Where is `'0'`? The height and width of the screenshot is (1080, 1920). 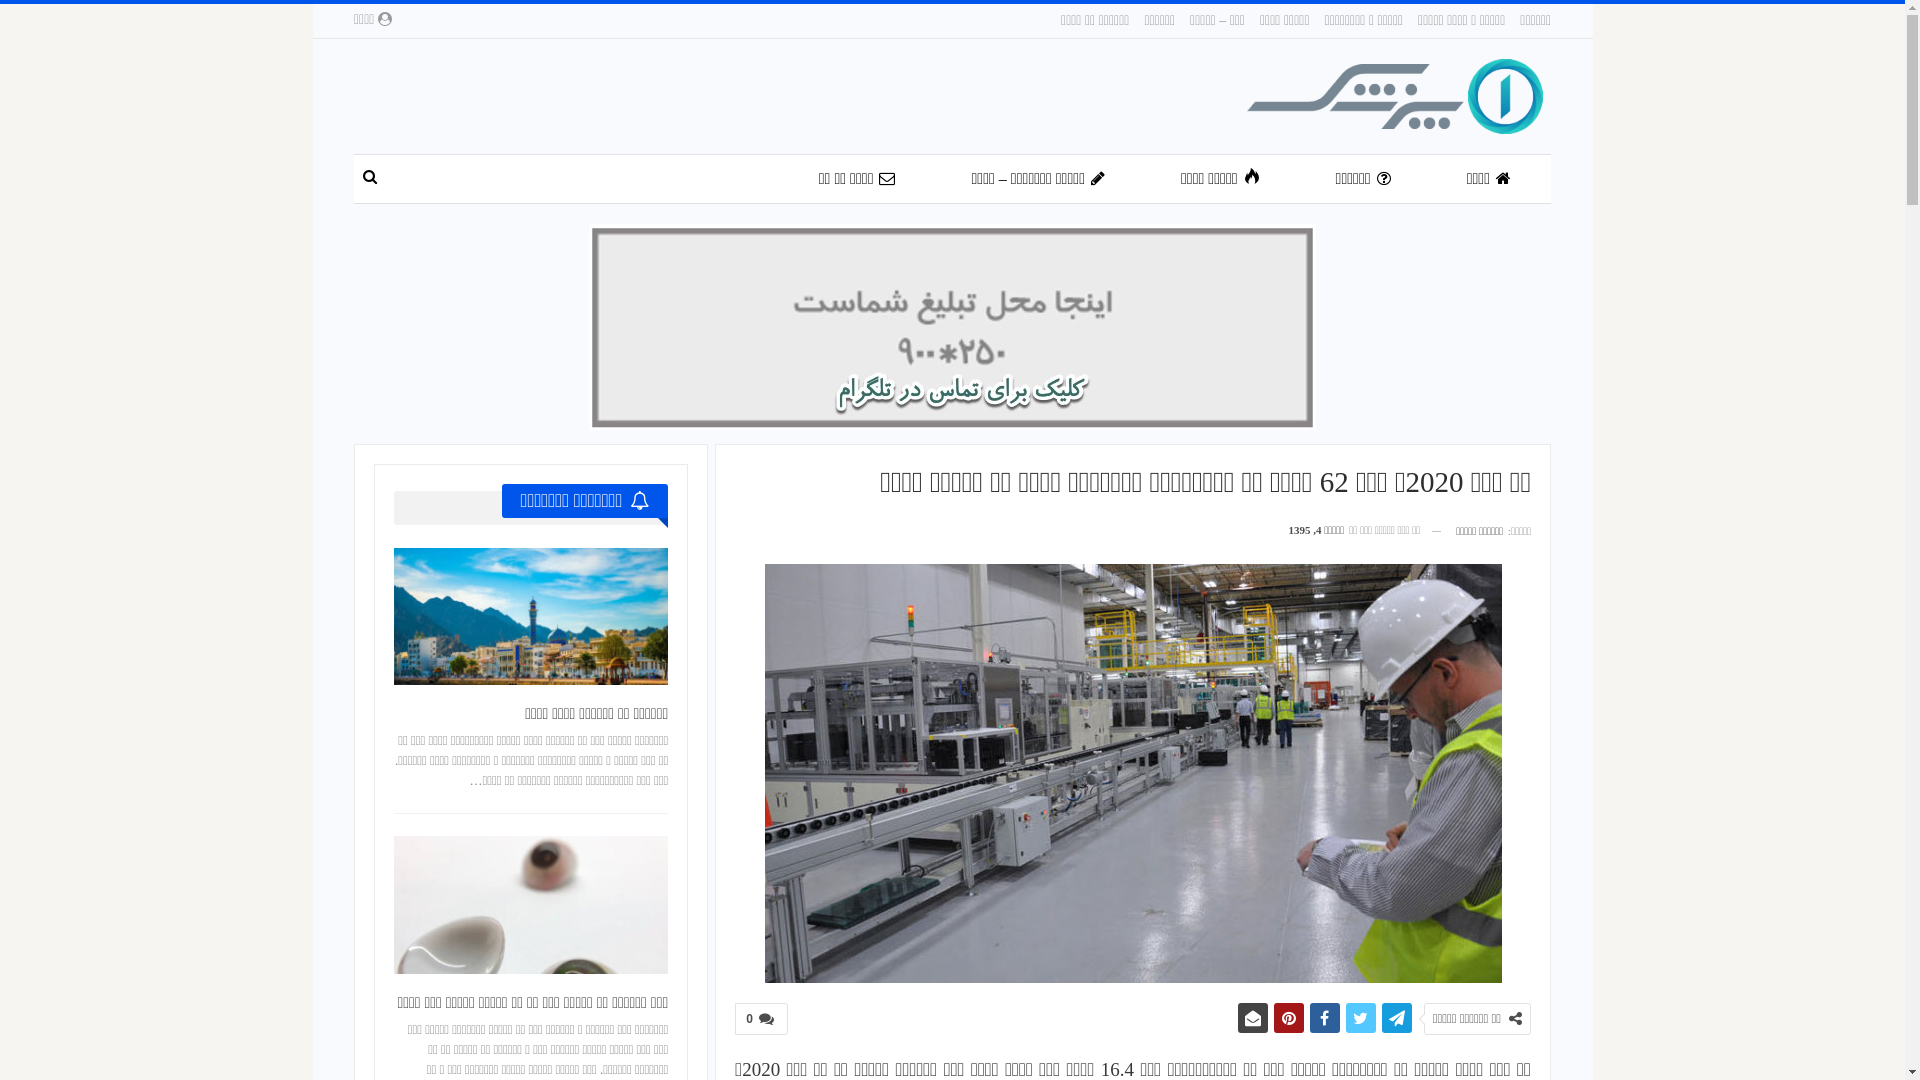
'0' is located at coordinates (733, 1018).